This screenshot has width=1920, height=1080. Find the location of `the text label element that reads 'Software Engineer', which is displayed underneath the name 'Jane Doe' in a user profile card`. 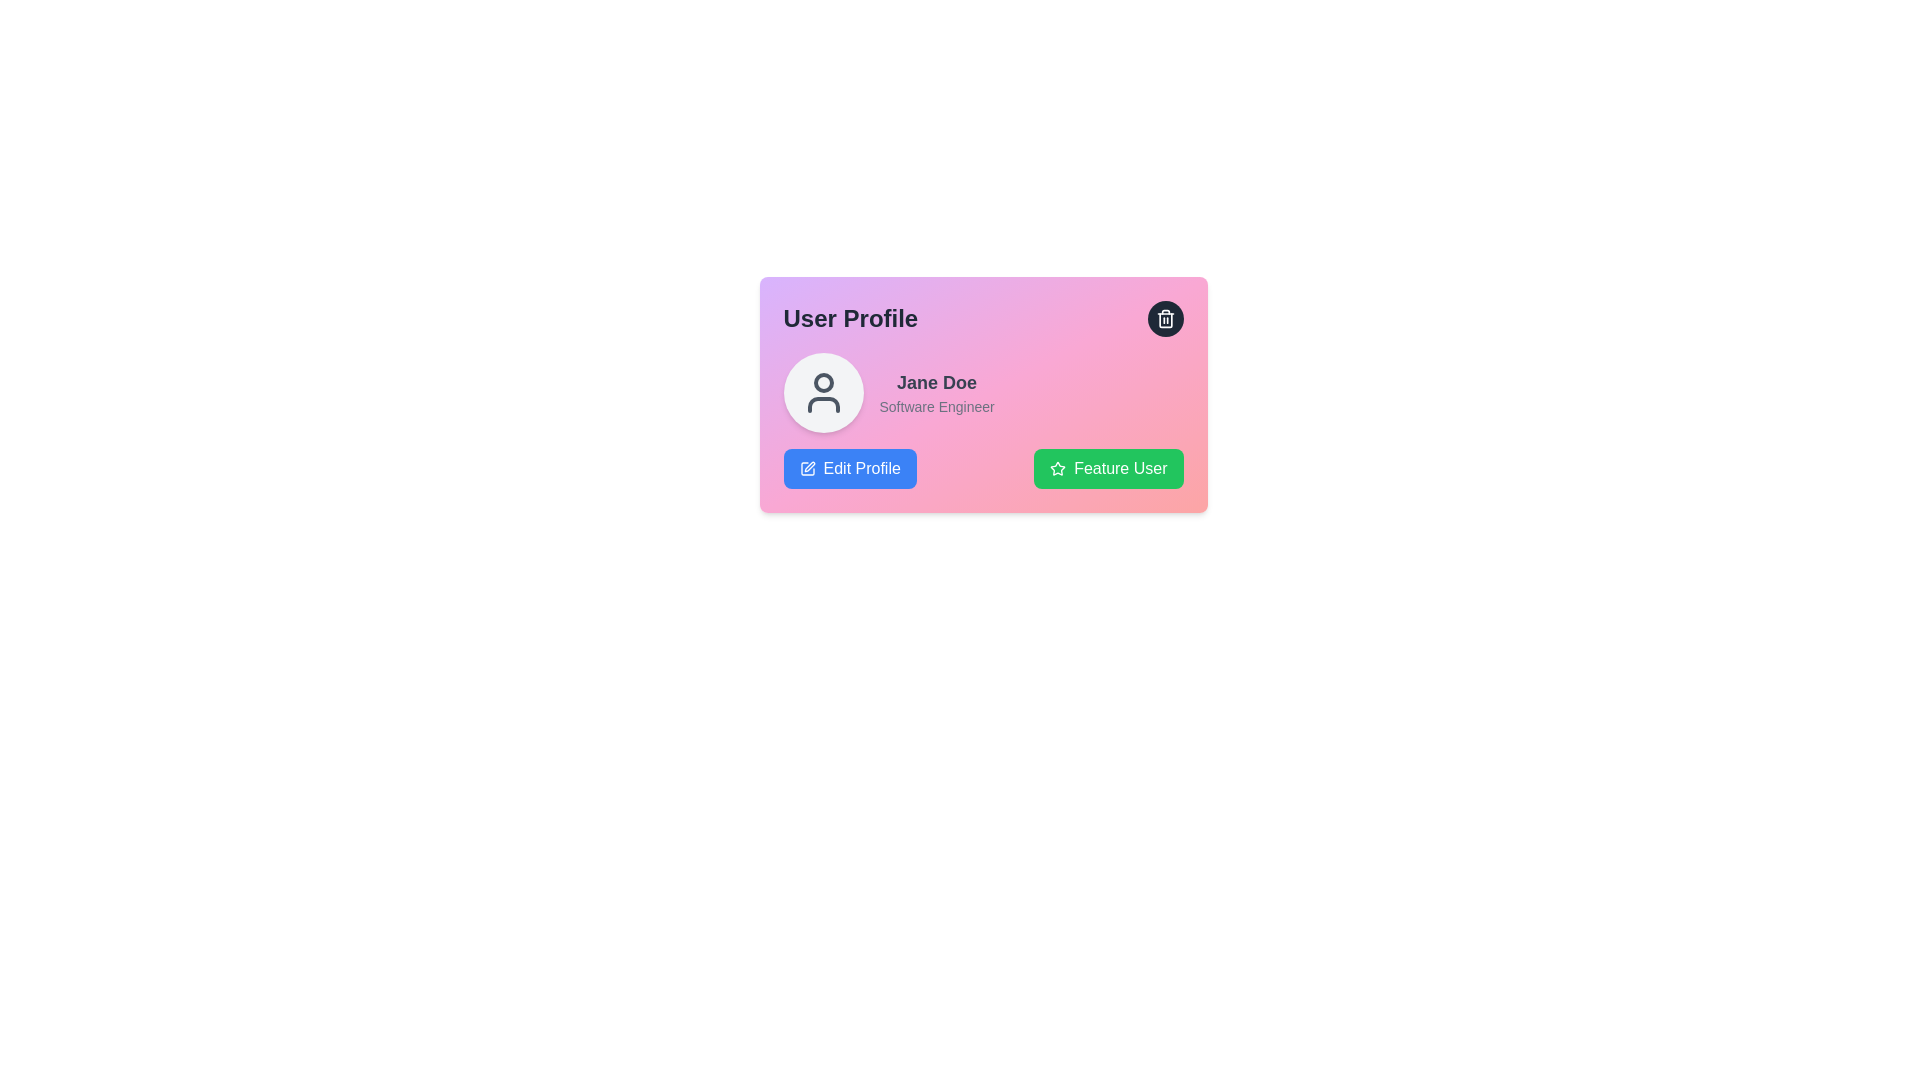

the text label element that reads 'Software Engineer', which is displayed underneath the name 'Jane Doe' in a user profile card is located at coordinates (936, 406).